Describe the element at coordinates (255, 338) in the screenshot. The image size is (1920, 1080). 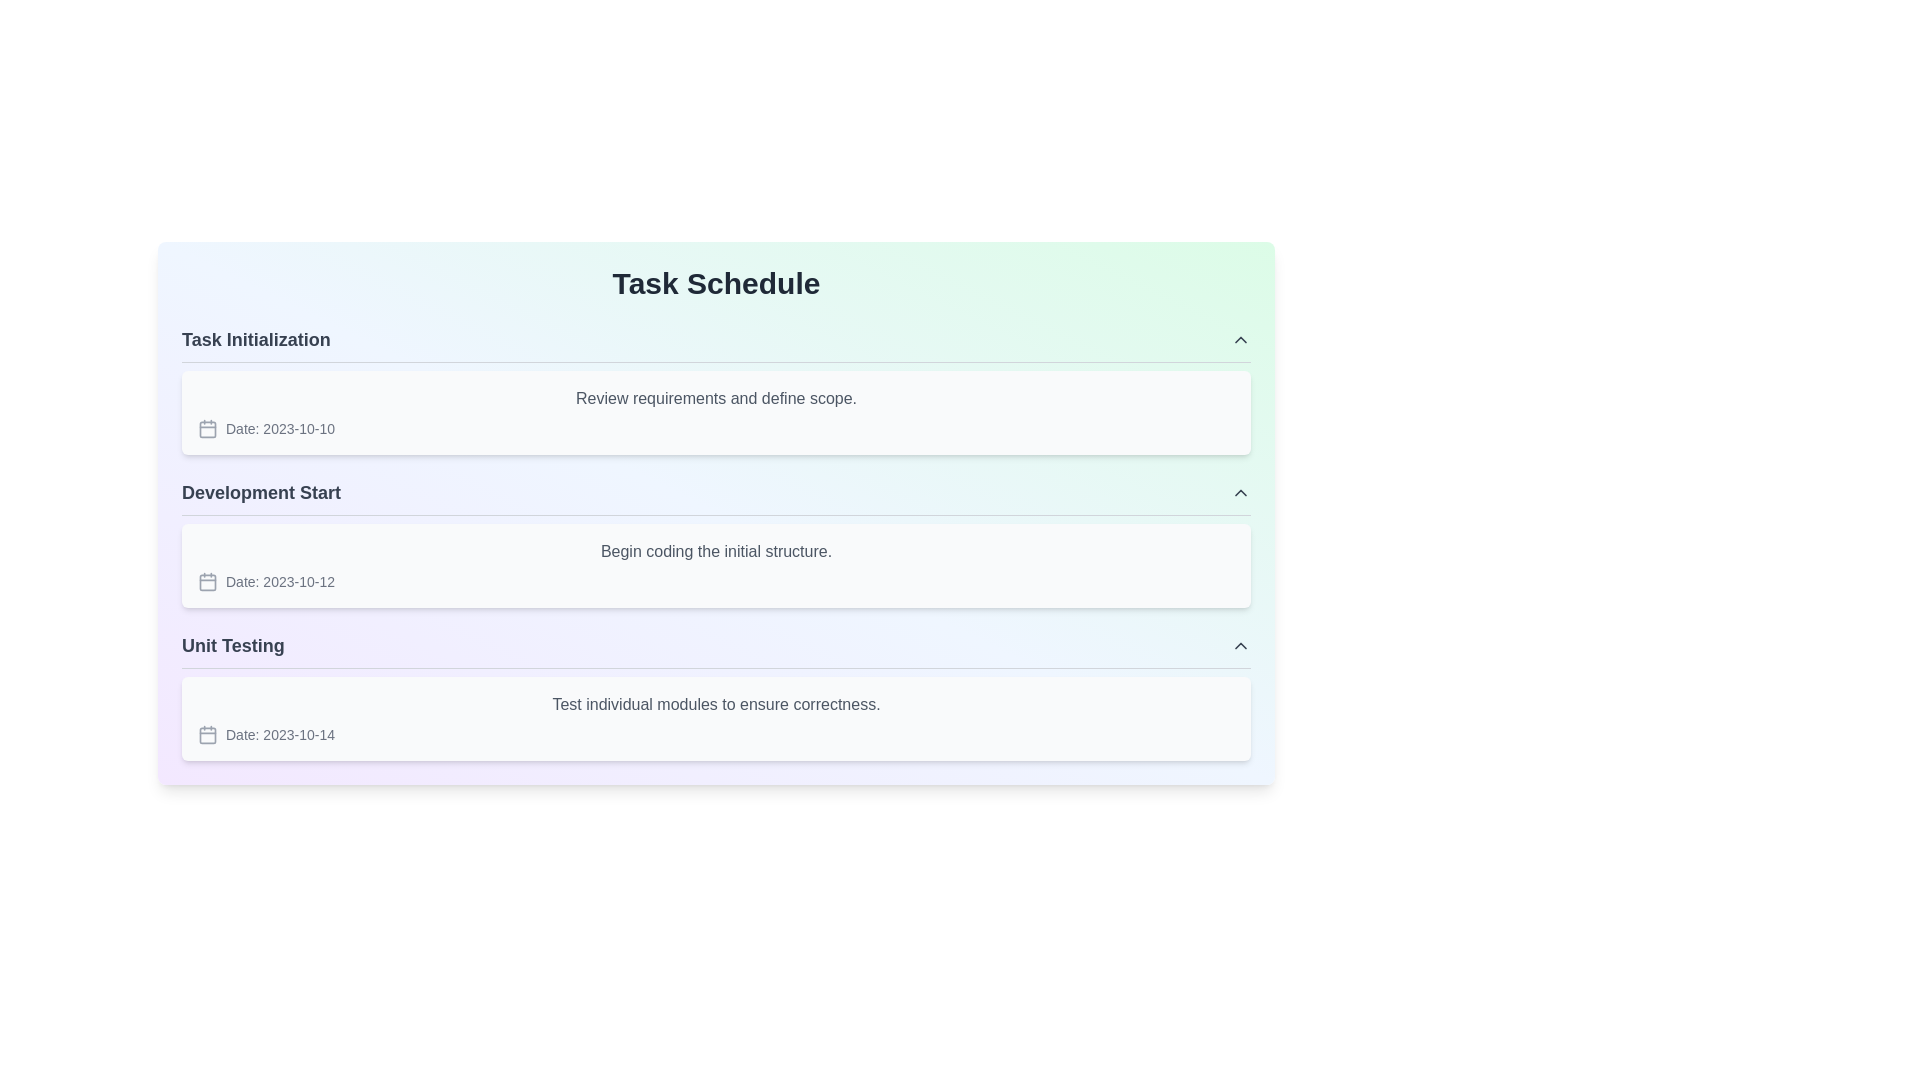
I see `the Text label that serves as the header for the 'Task Initialization' subsection by moving the cursor to its center point` at that location.